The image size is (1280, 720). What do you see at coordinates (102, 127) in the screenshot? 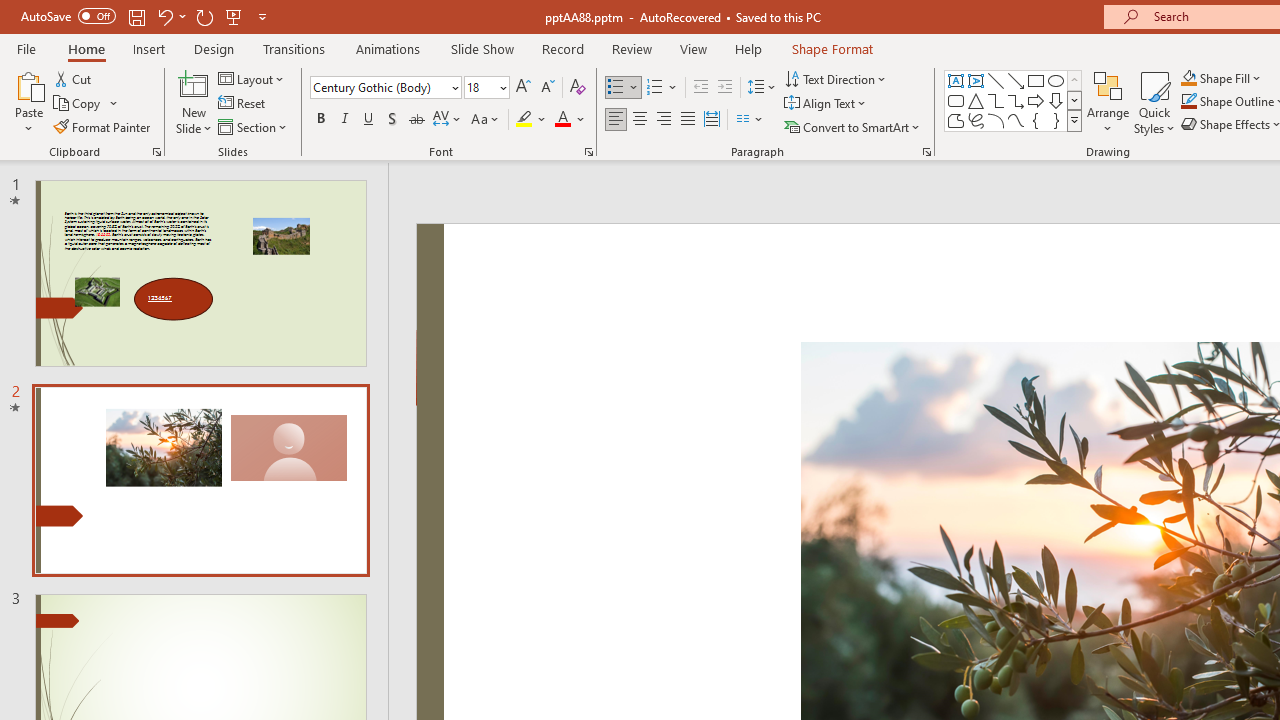
I see `'Format Painter'` at bounding box center [102, 127].